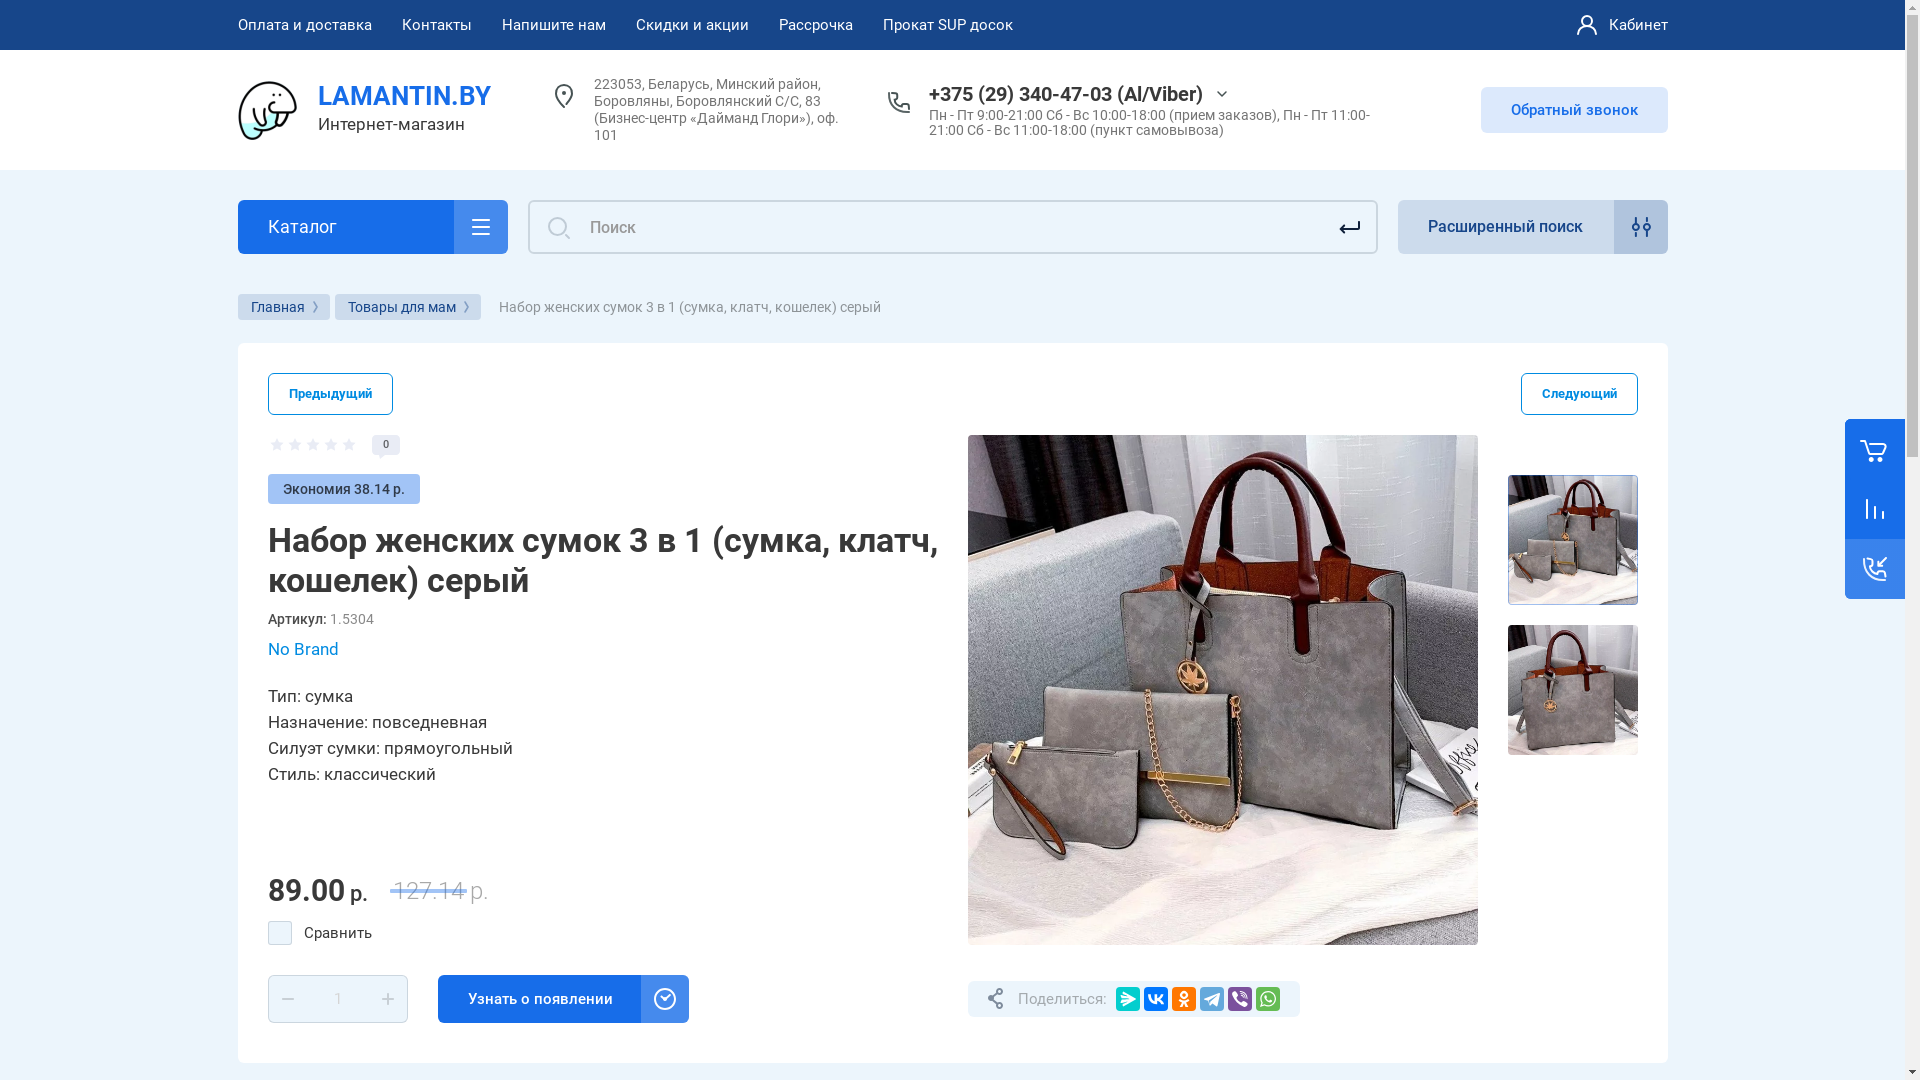  What do you see at coordinates (316, 96) in the screenshot?
I see `'LAMANTIN.BY'` at bounding box center [316, 96].